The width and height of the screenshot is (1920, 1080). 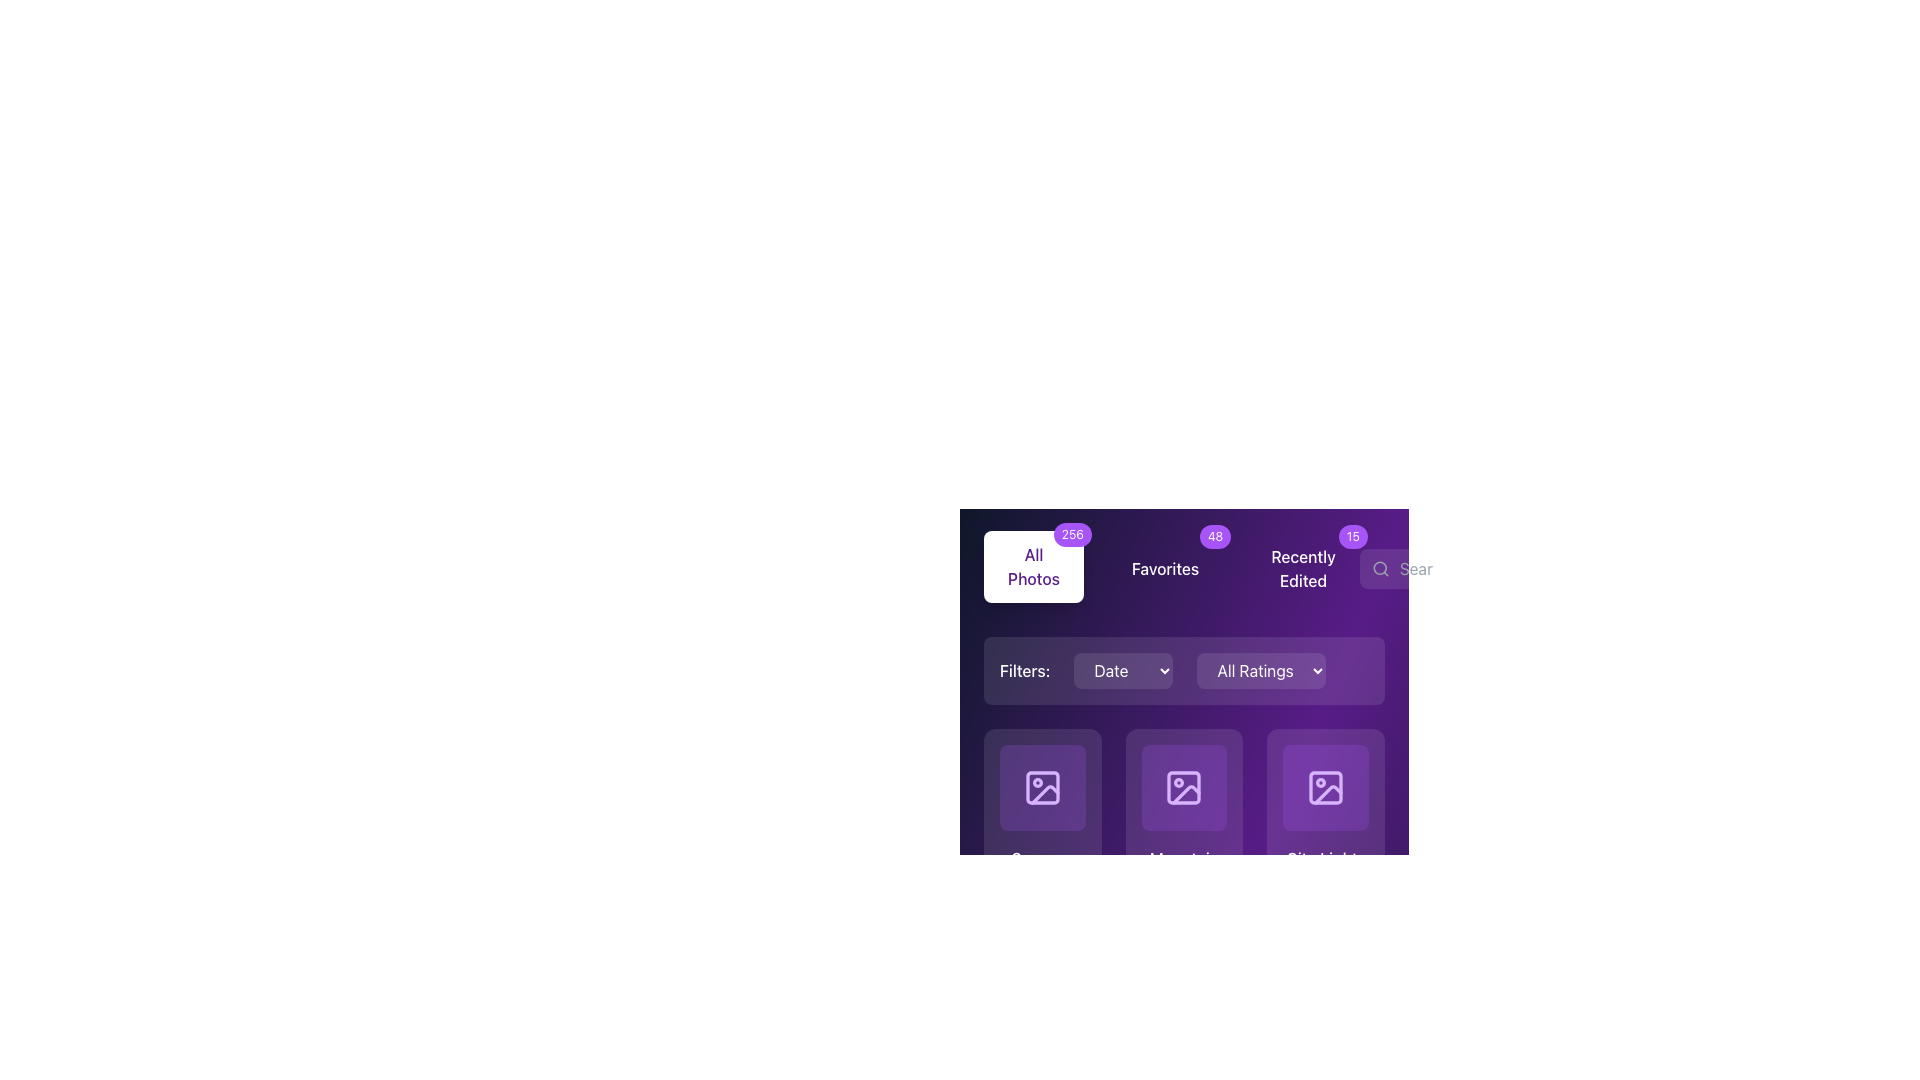 What do you see at coordinates (1214, 535) in the screenshot?
I see `displayed number on the 'Favorites' badge located in the upper right corner of the Favorites section` at bounding box center [1214, 535].